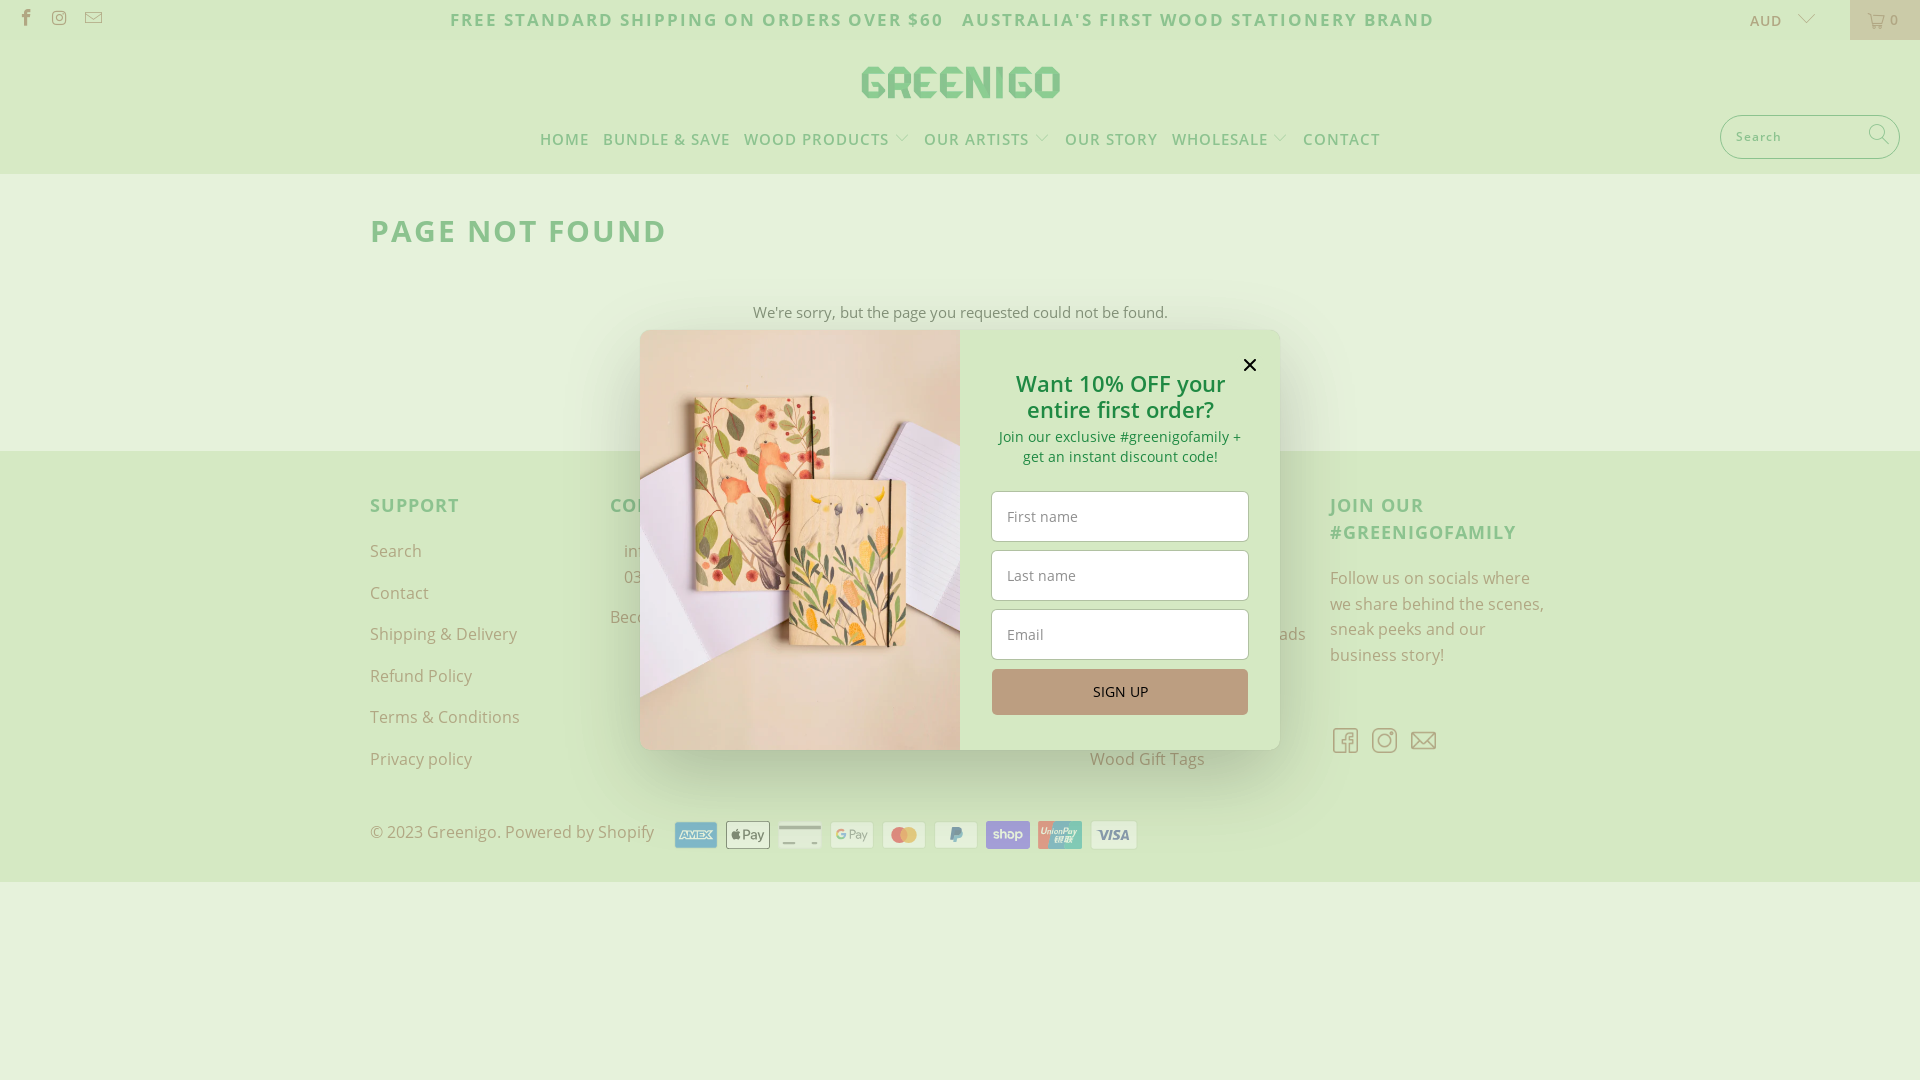 The image size is (1920, 1080). Describe the element at coordinates (1732, 19) in the screenshot. I see `'AUD'` at that location.